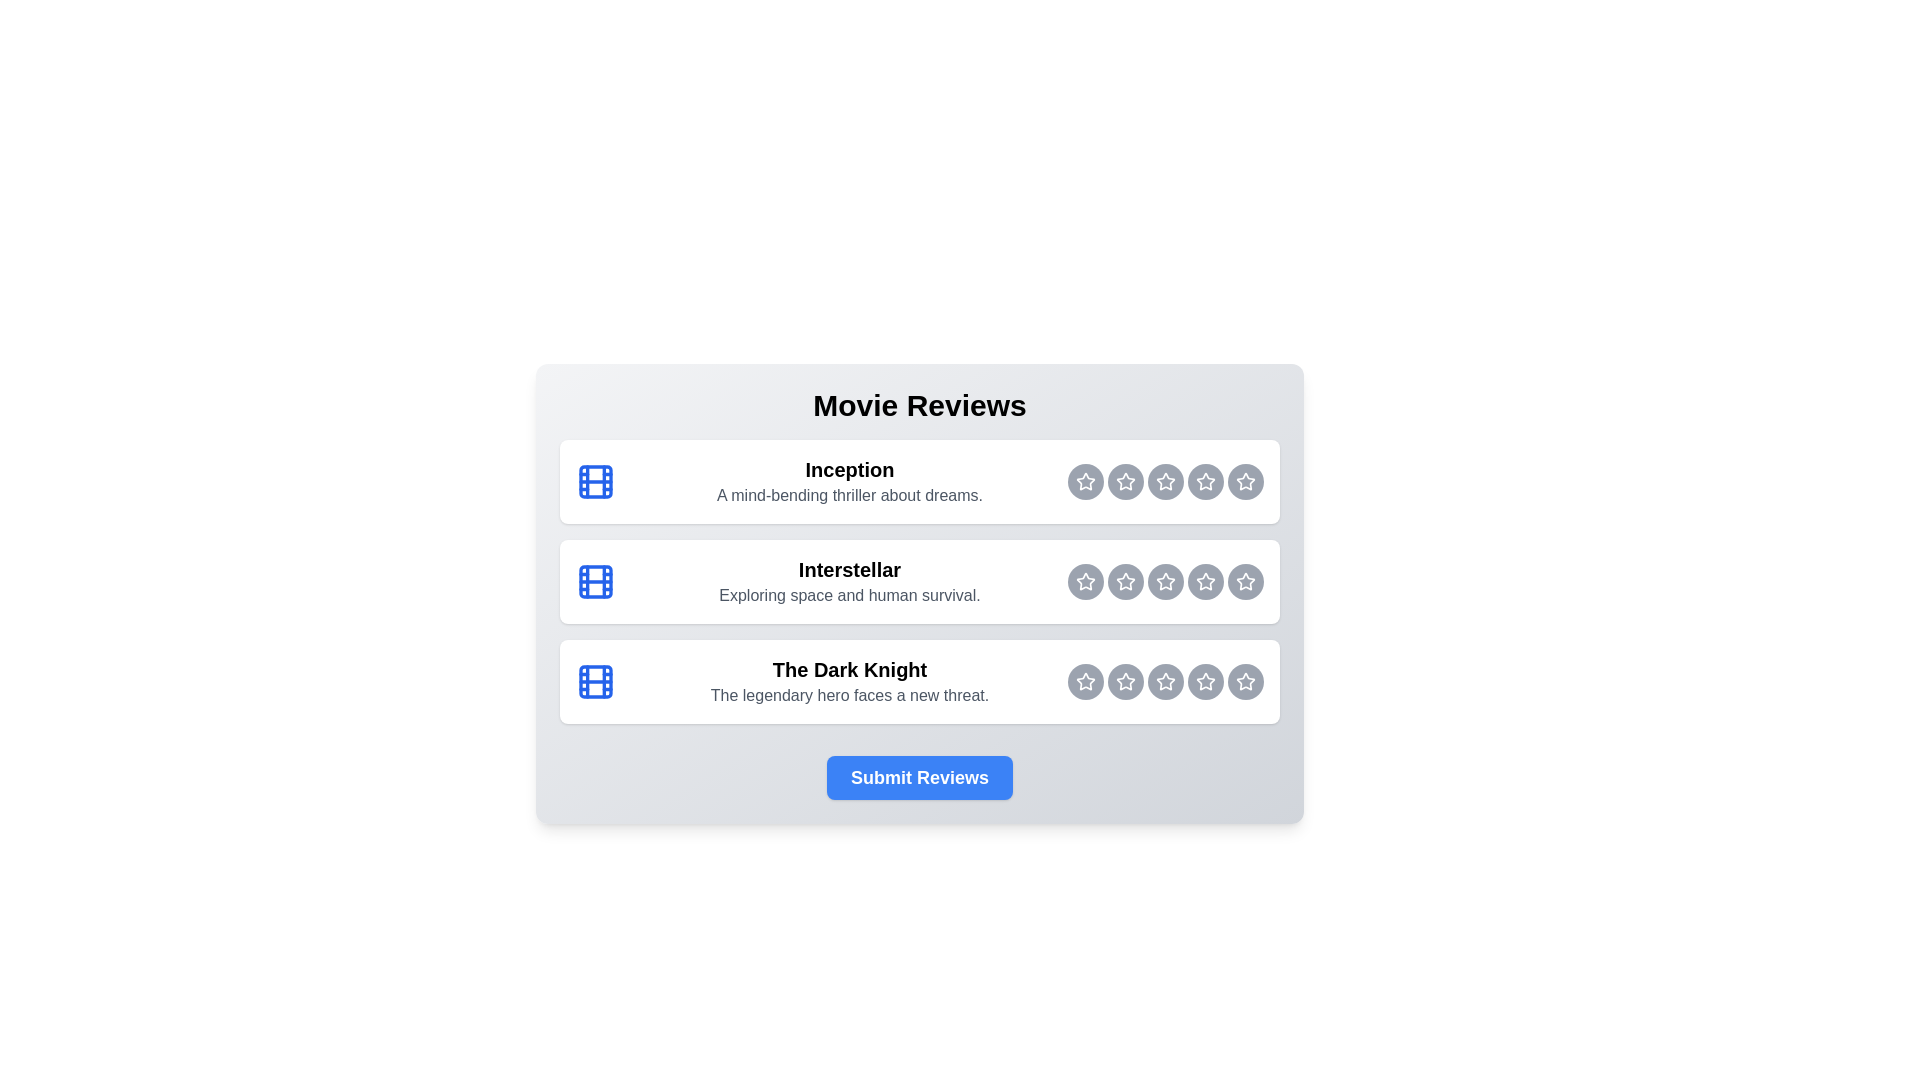  What do you see at coordinates (1245, 582) in the screenshot?
I see `the rating button for Interstellar at 5 stars` at bounding box center [1245, 582].